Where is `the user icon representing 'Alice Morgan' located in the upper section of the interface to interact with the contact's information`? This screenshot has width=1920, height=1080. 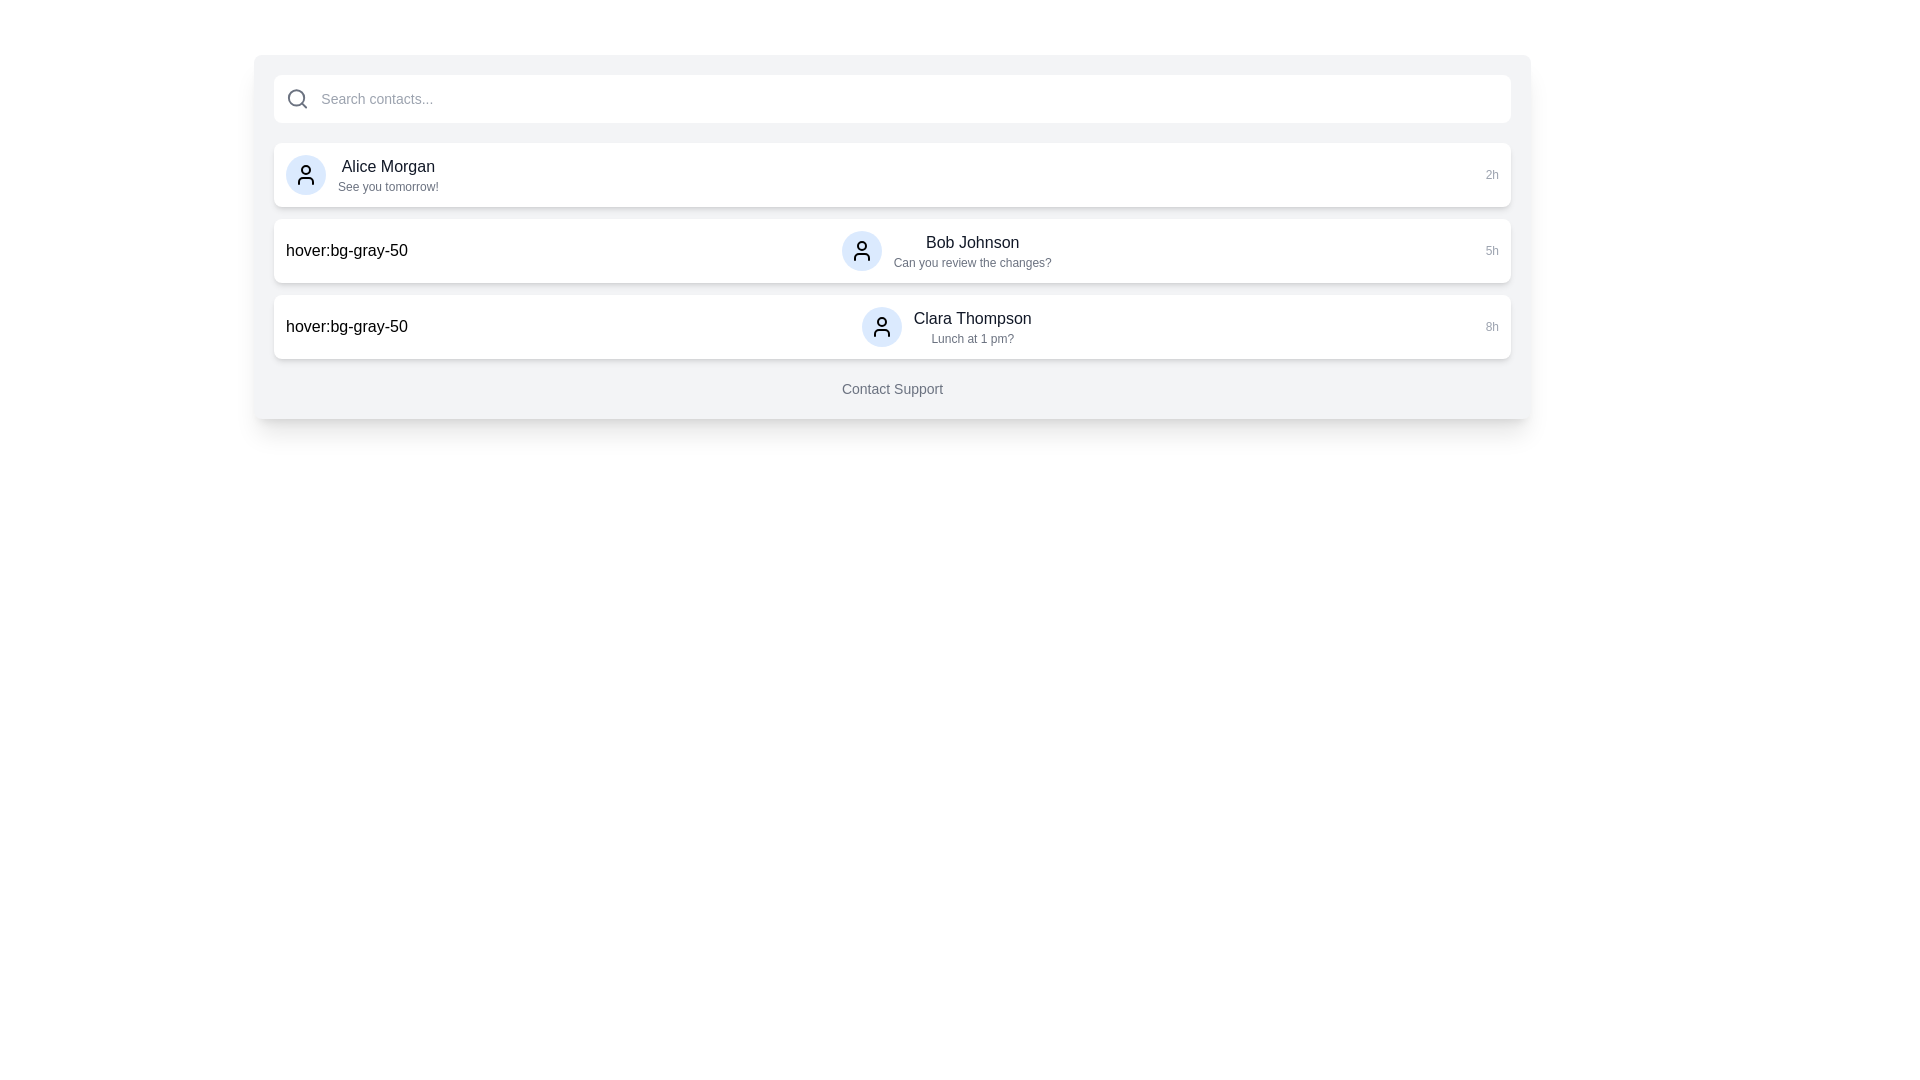
the user icon representing 'Alice Morgan' located in the upper section of the interface to interact with the contact's information is located at coordinates (305, 173).